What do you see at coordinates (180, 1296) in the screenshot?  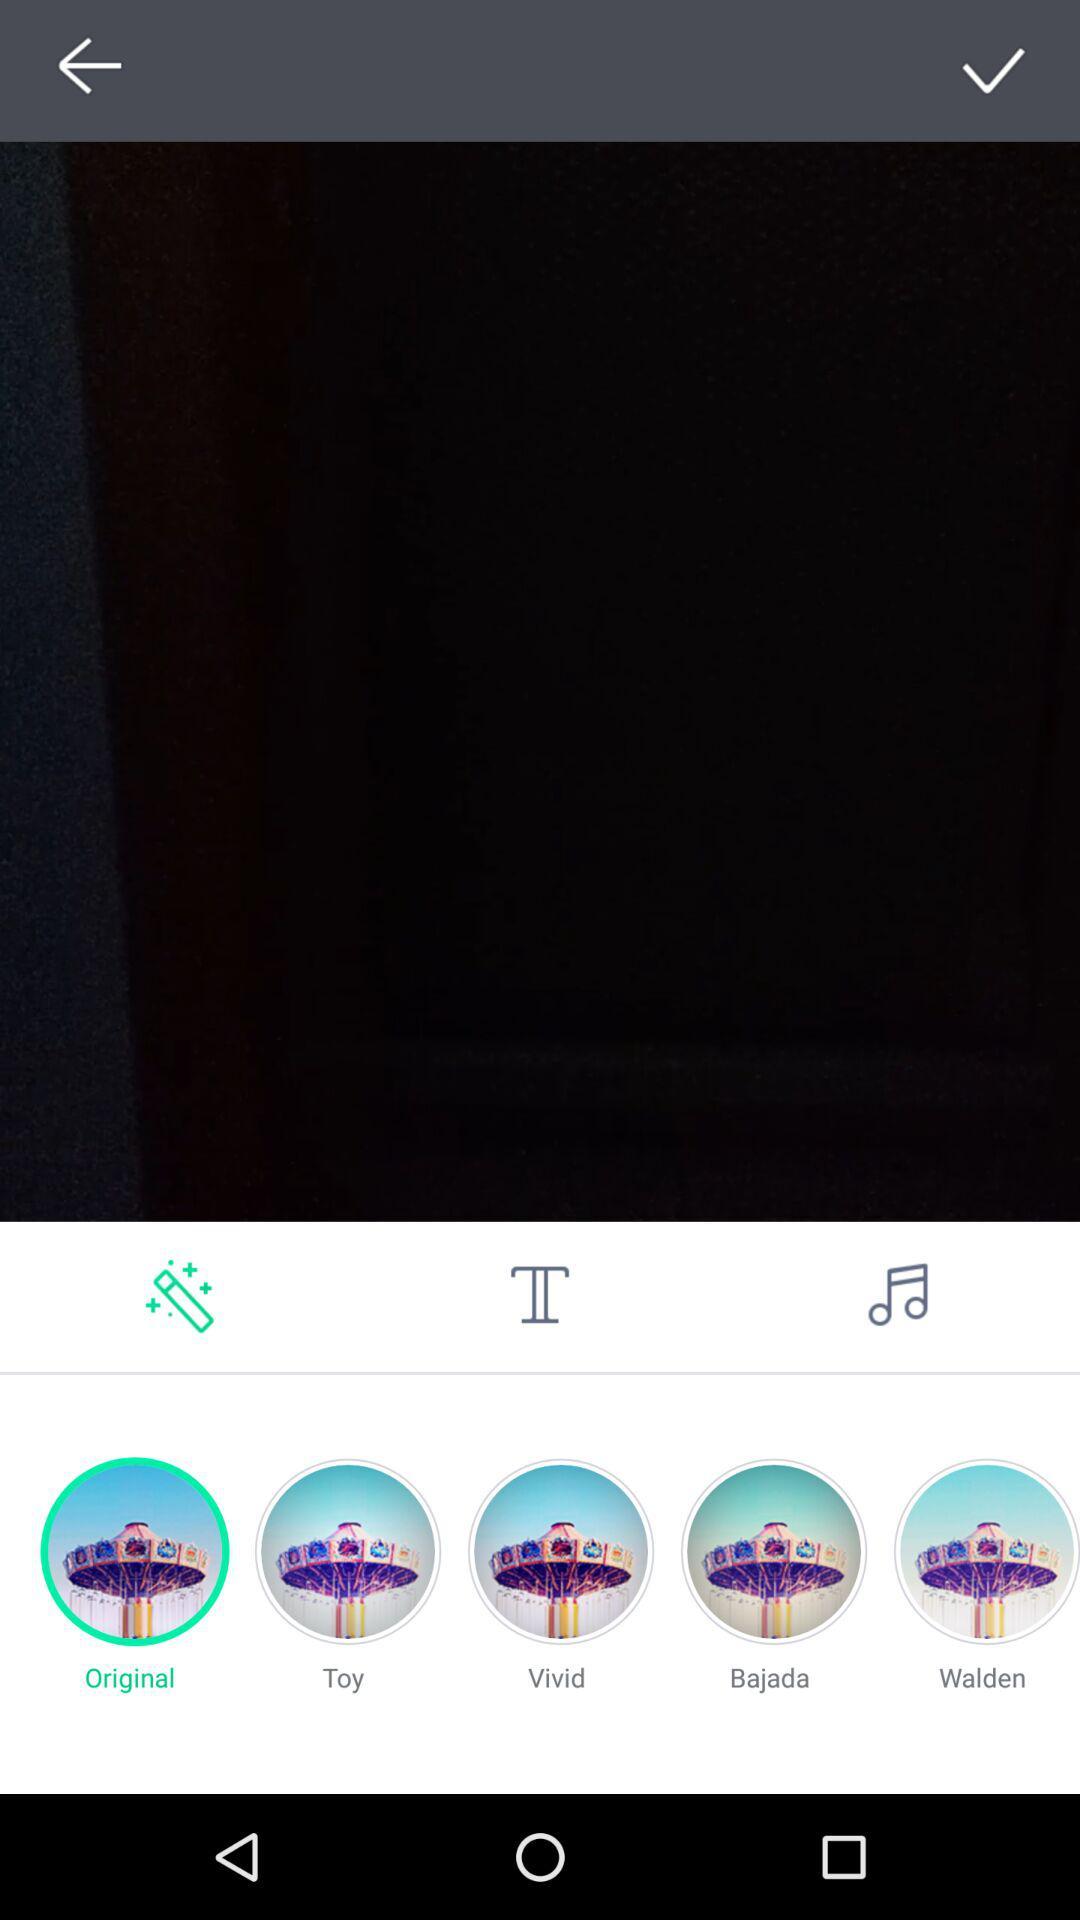 I see `edit image` at bounding box center [180, 1296].